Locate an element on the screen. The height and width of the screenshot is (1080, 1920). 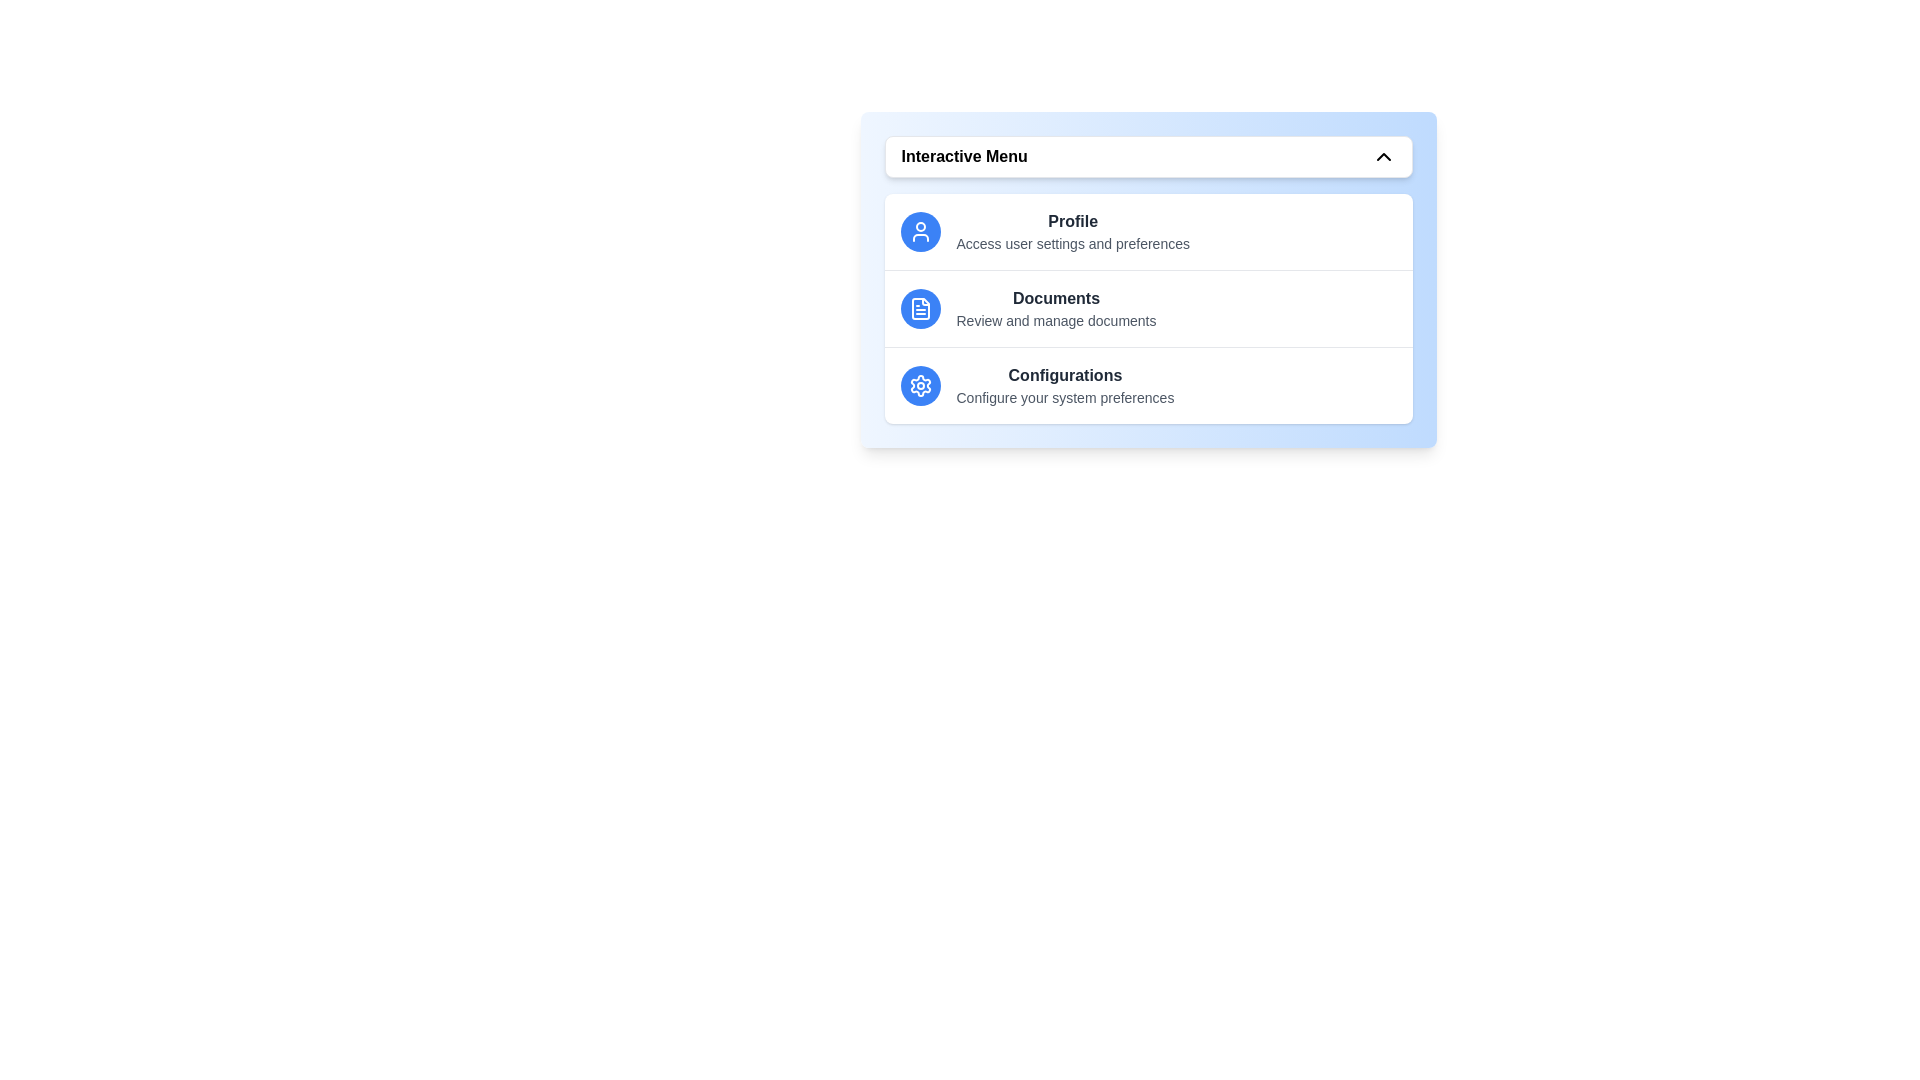
the menu item Configurations by clicking on it is located at coordinates (1148, 385).